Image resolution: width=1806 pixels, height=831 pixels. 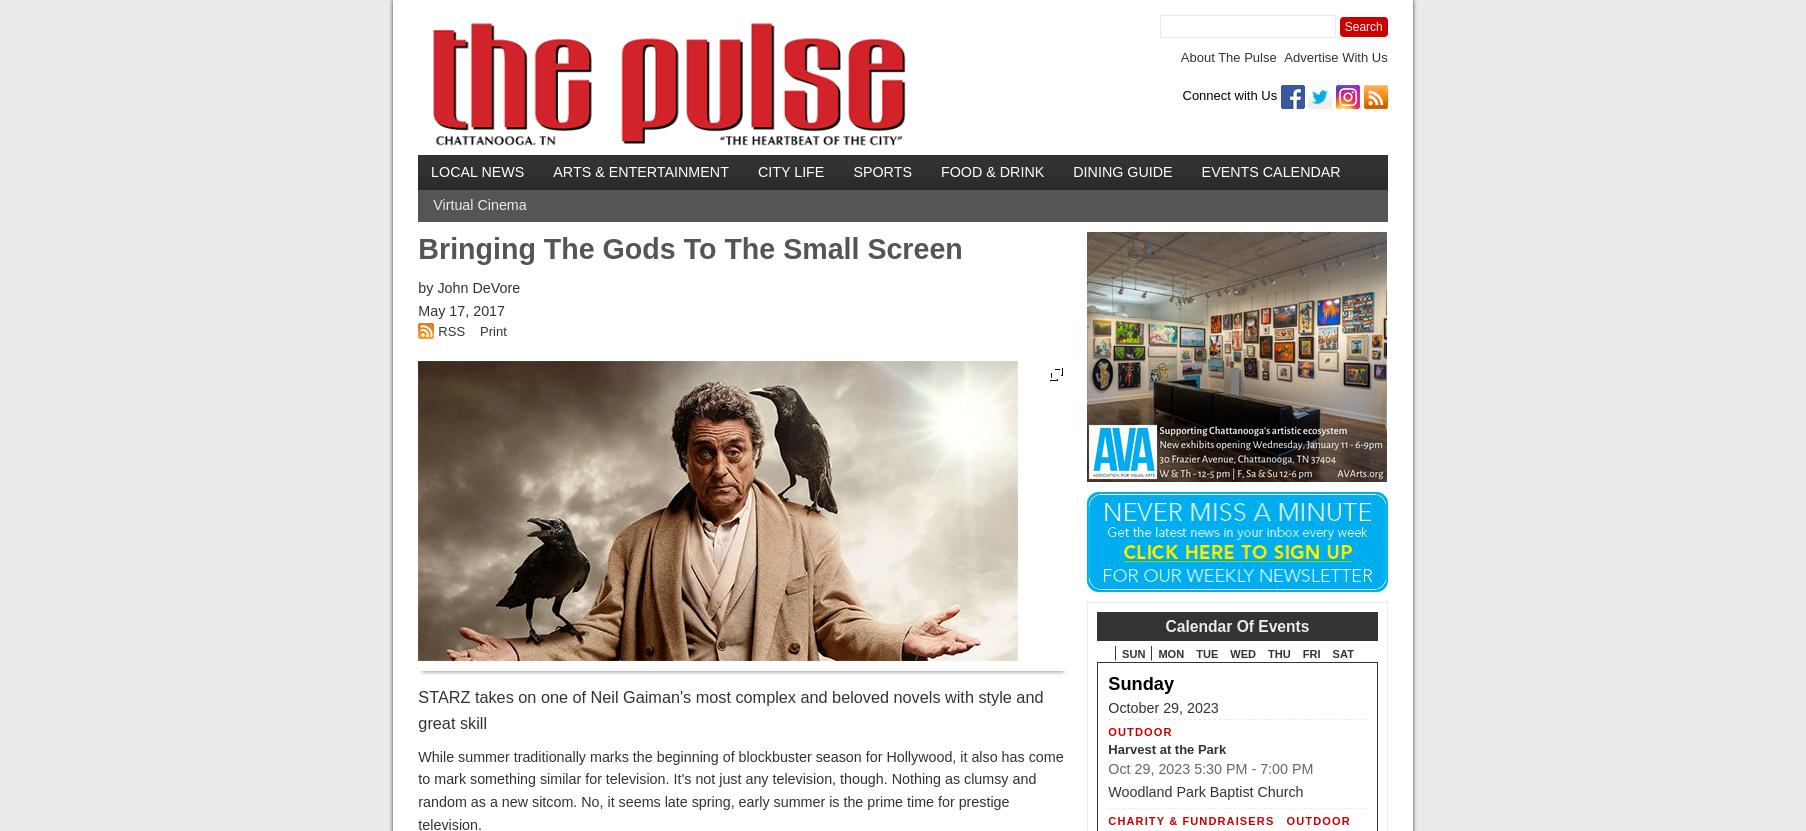 I want to click on 'twitter', so click(x=1454, y=91).